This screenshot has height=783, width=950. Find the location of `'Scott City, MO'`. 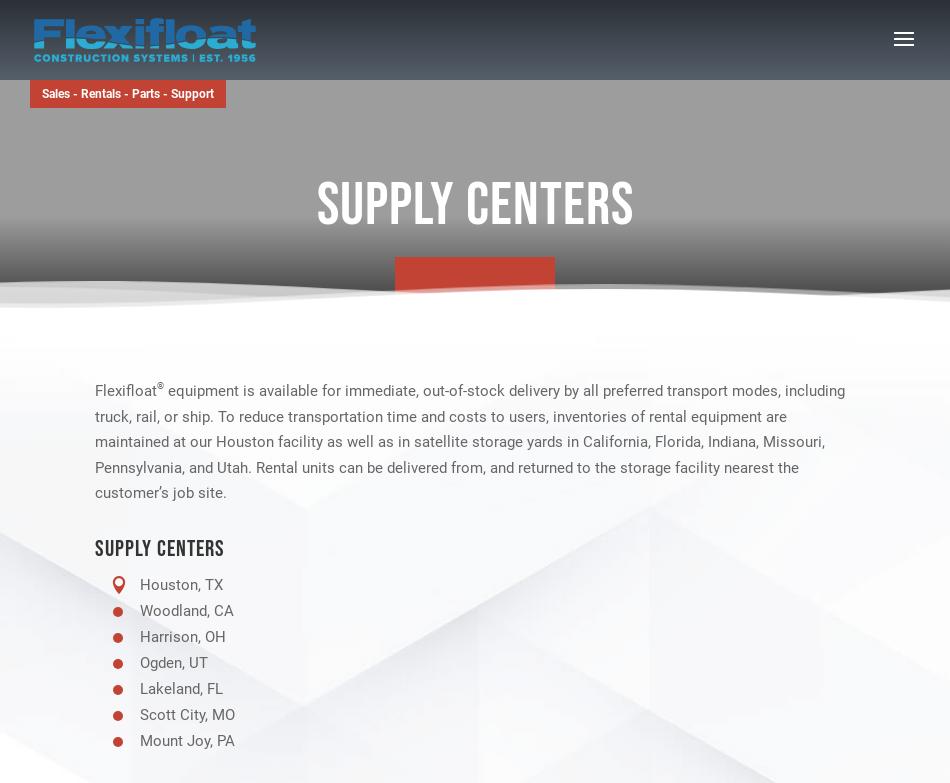

'Scott City, MO' is located at coordinates (187, 713).